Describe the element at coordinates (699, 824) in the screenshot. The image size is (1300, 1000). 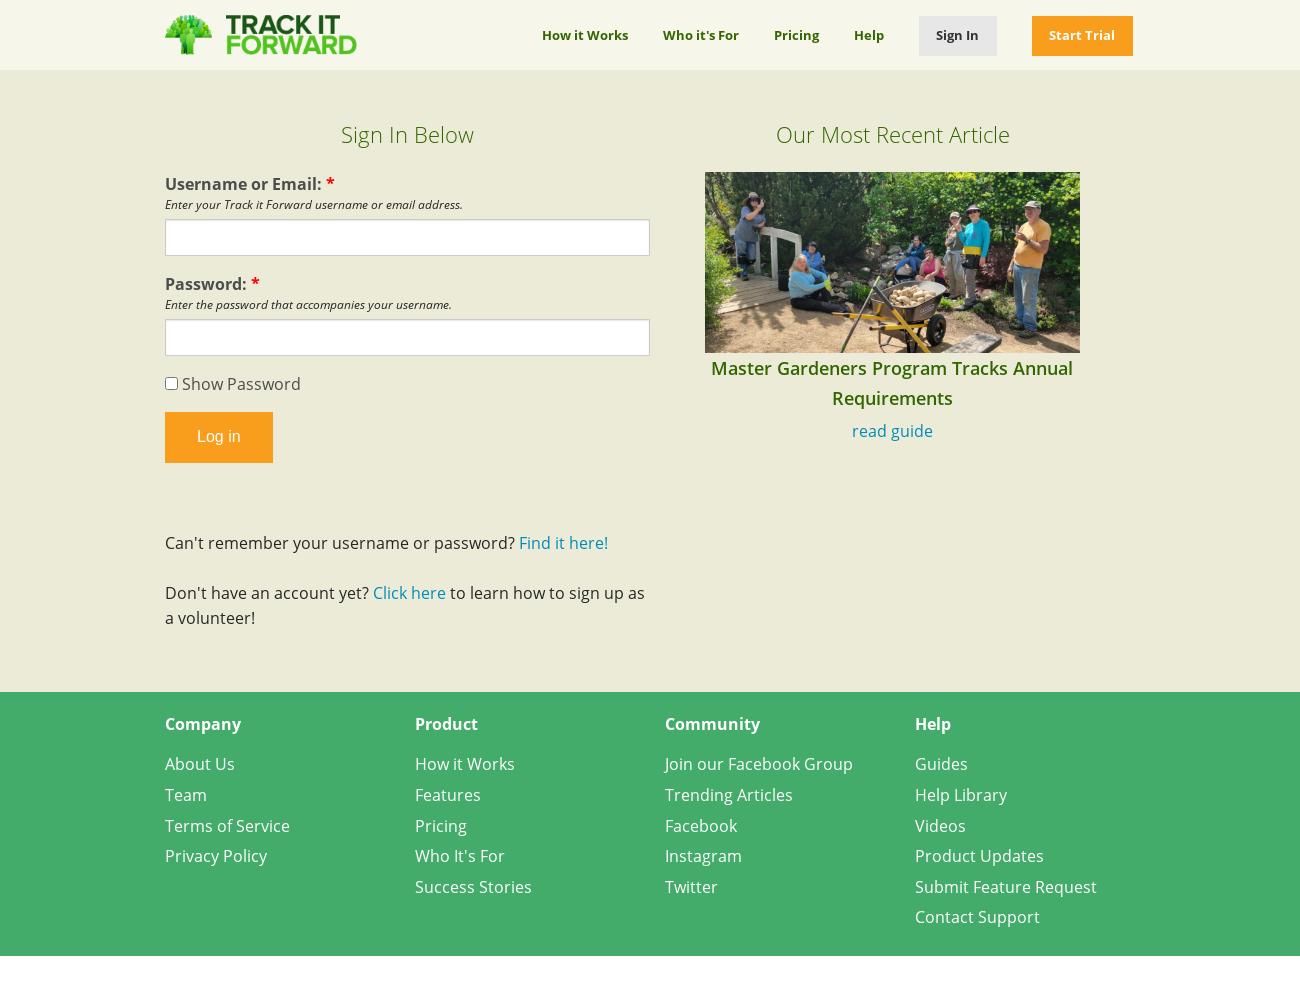
I see `'Facebook'` at that location.